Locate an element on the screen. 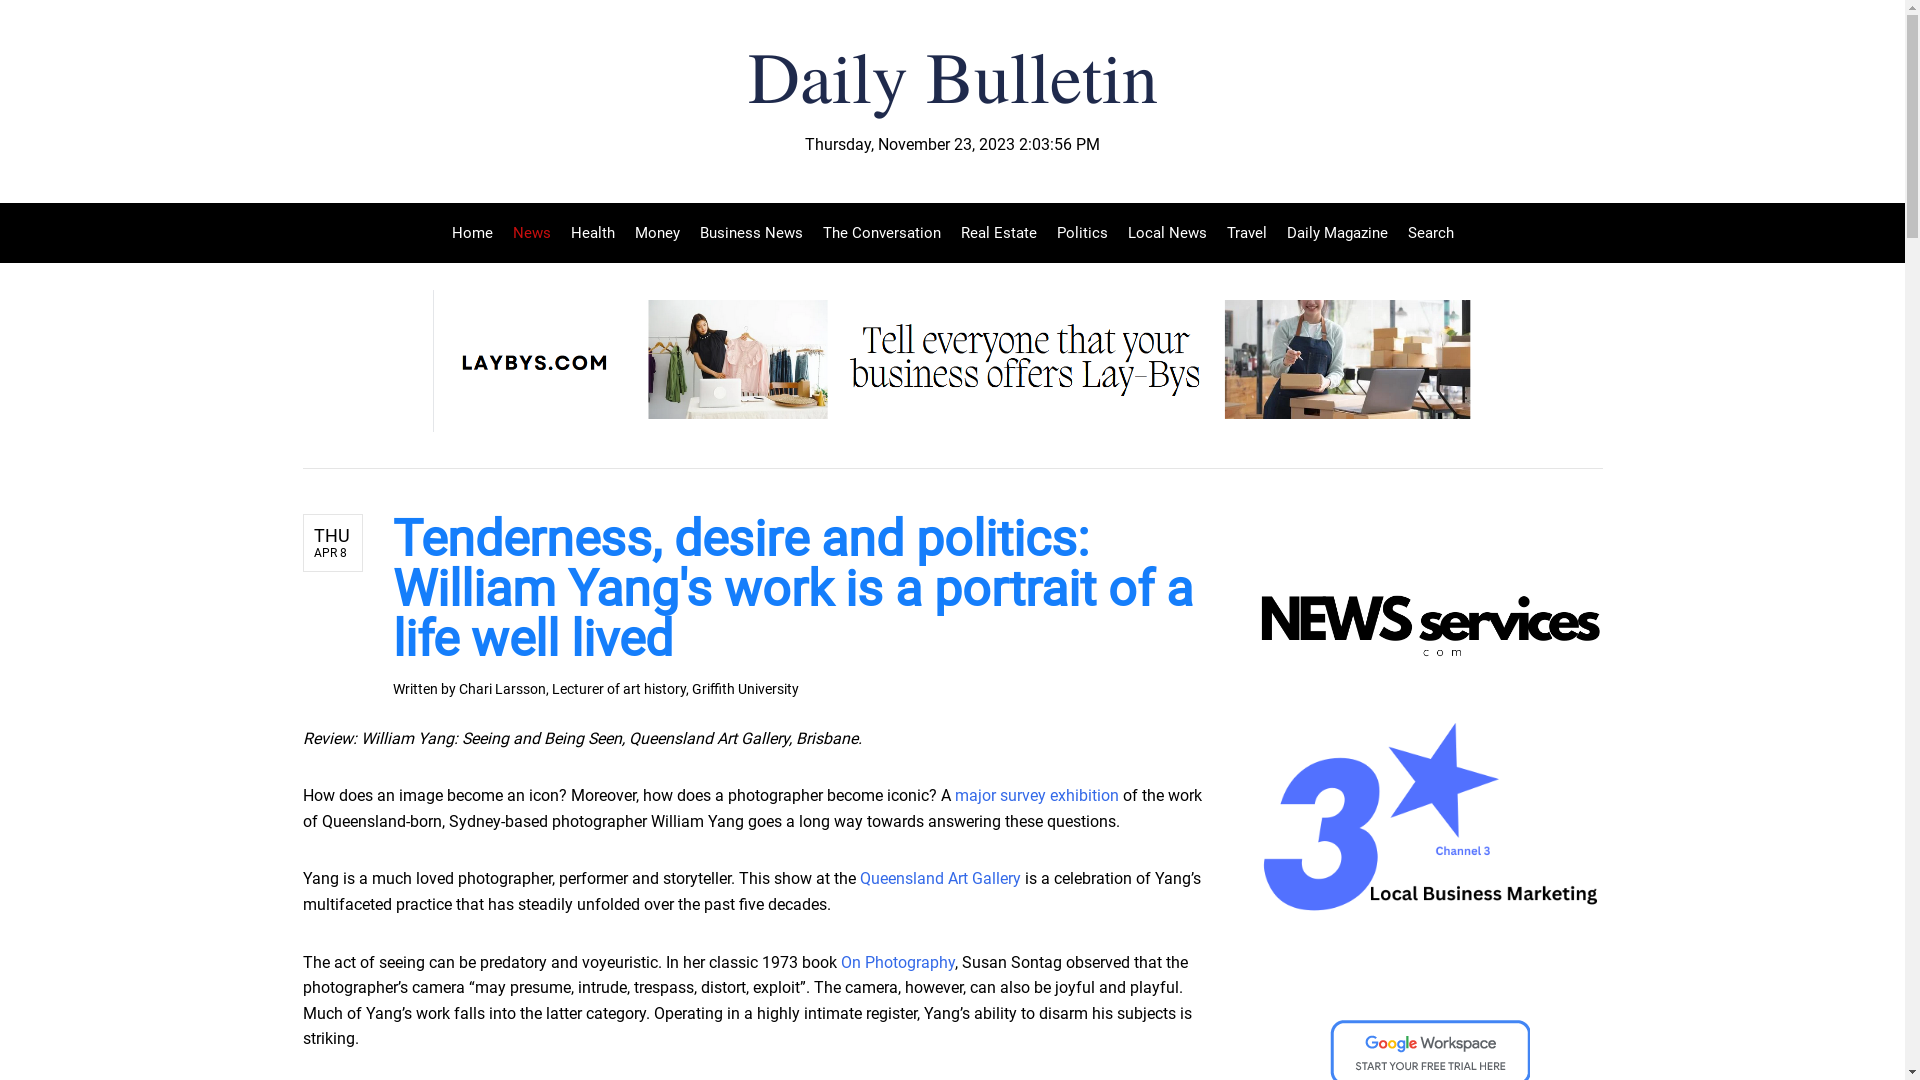 Image resolution: width=1920 pixels, height=1080 pixels. 'On Photography' is located at coordinates (896, 961).